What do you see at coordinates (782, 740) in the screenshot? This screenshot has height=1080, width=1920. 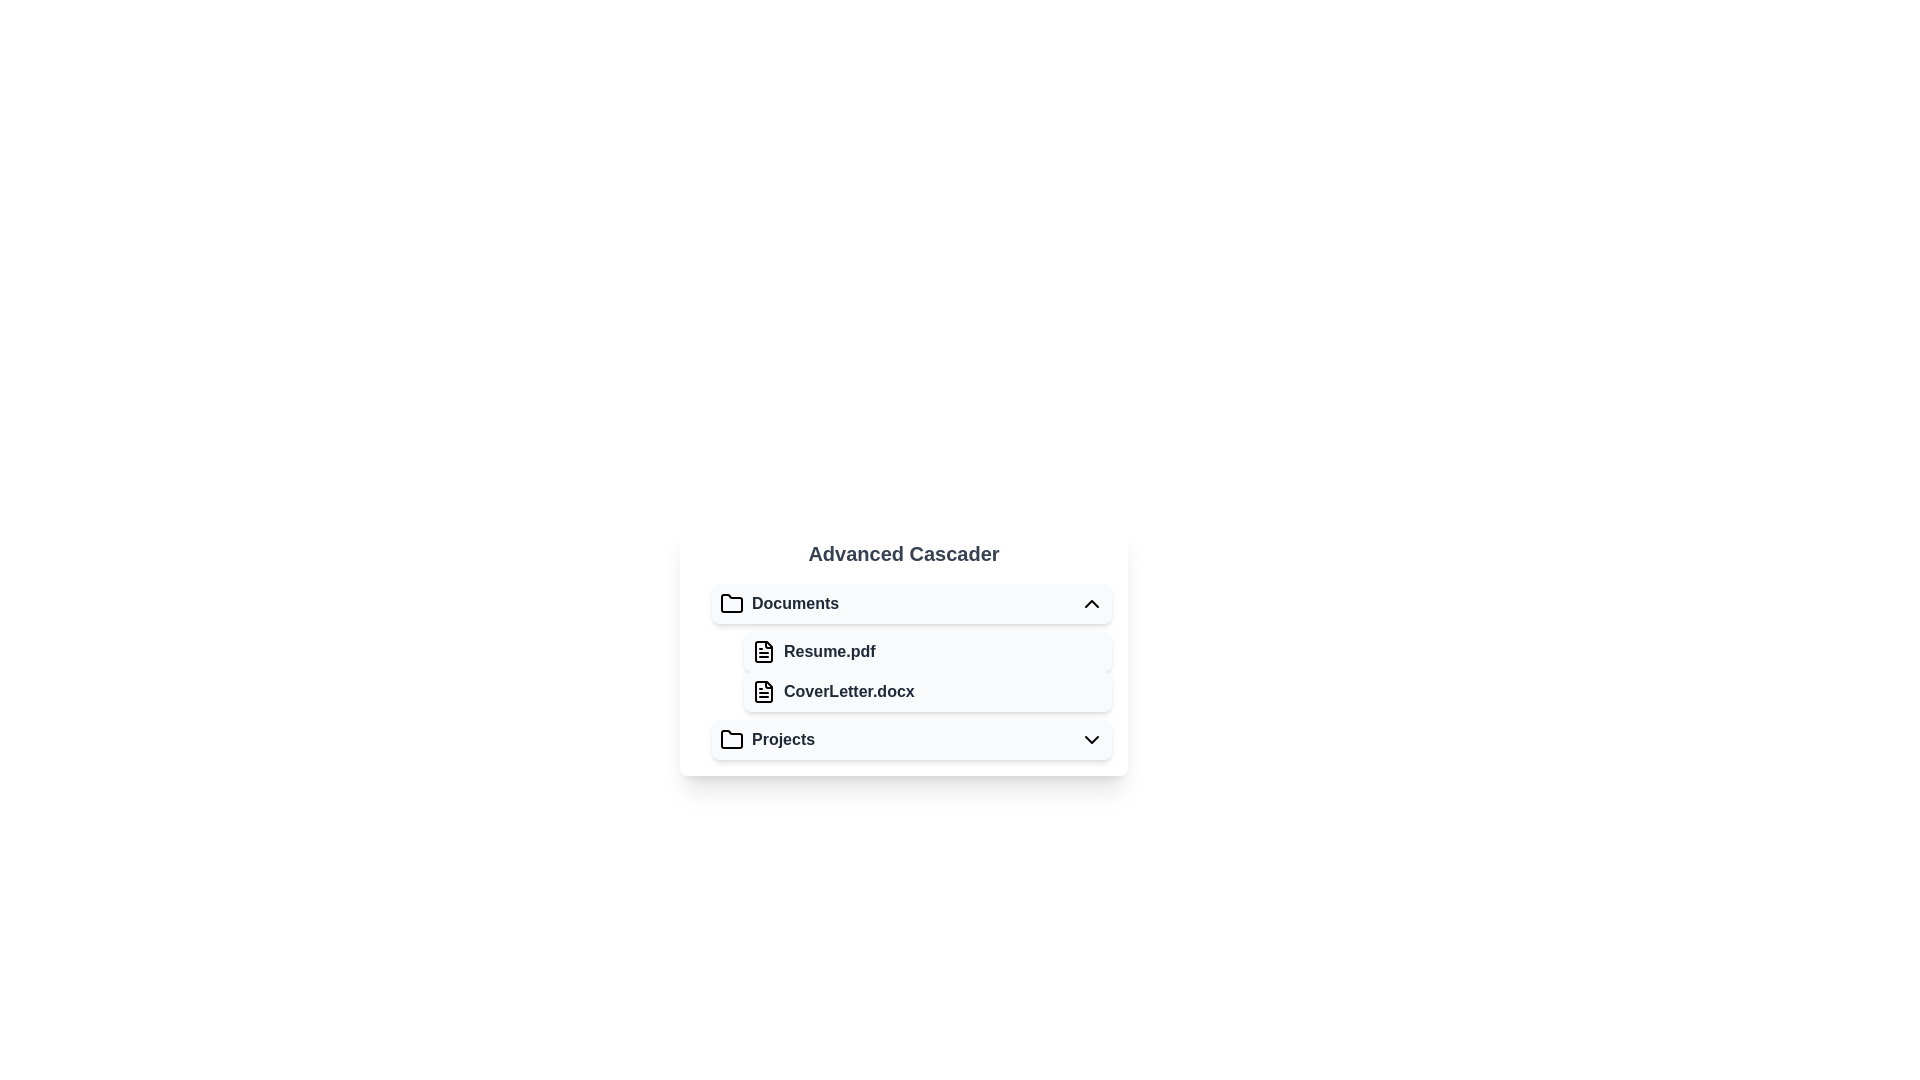 I see `the 'Projects' text label styled with bold dark gray font` at bounding box center [782, 740].